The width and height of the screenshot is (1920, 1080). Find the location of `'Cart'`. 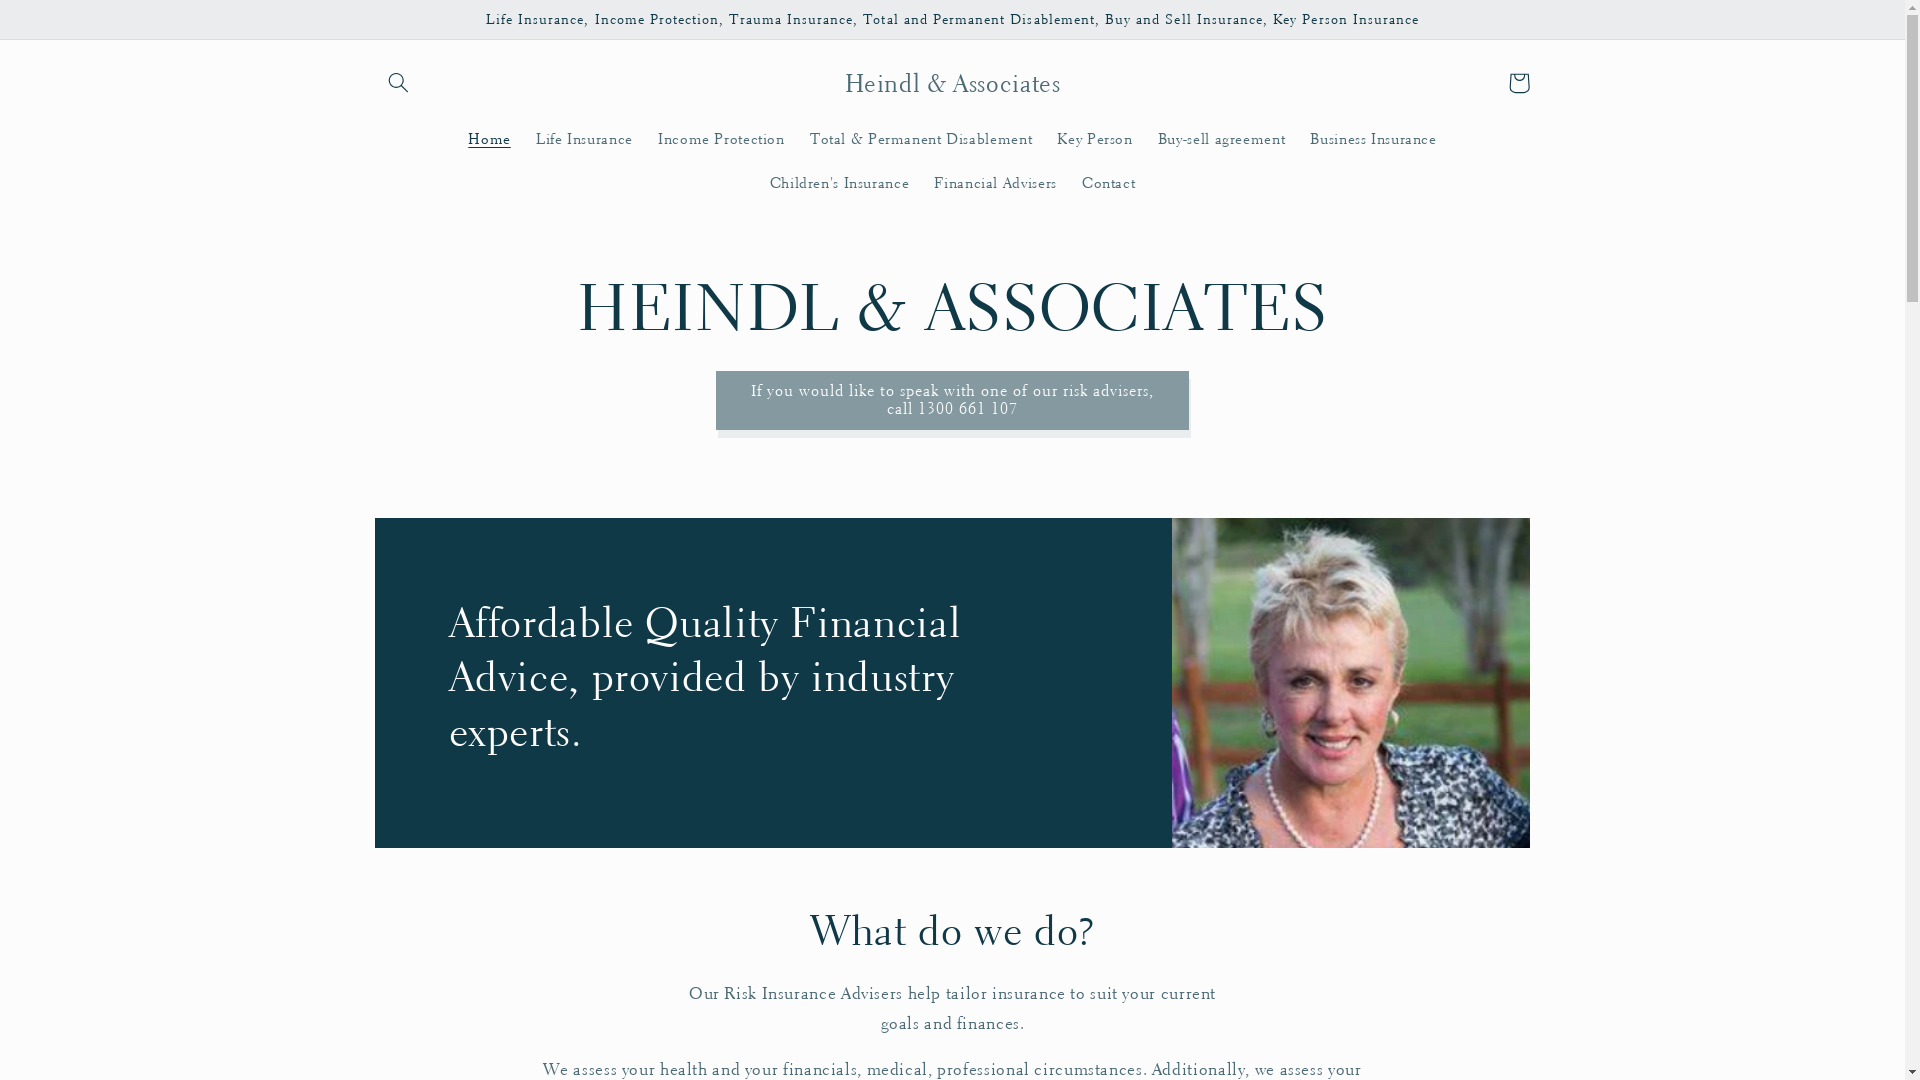

'Cart' is located at coordinates (1518, 82).